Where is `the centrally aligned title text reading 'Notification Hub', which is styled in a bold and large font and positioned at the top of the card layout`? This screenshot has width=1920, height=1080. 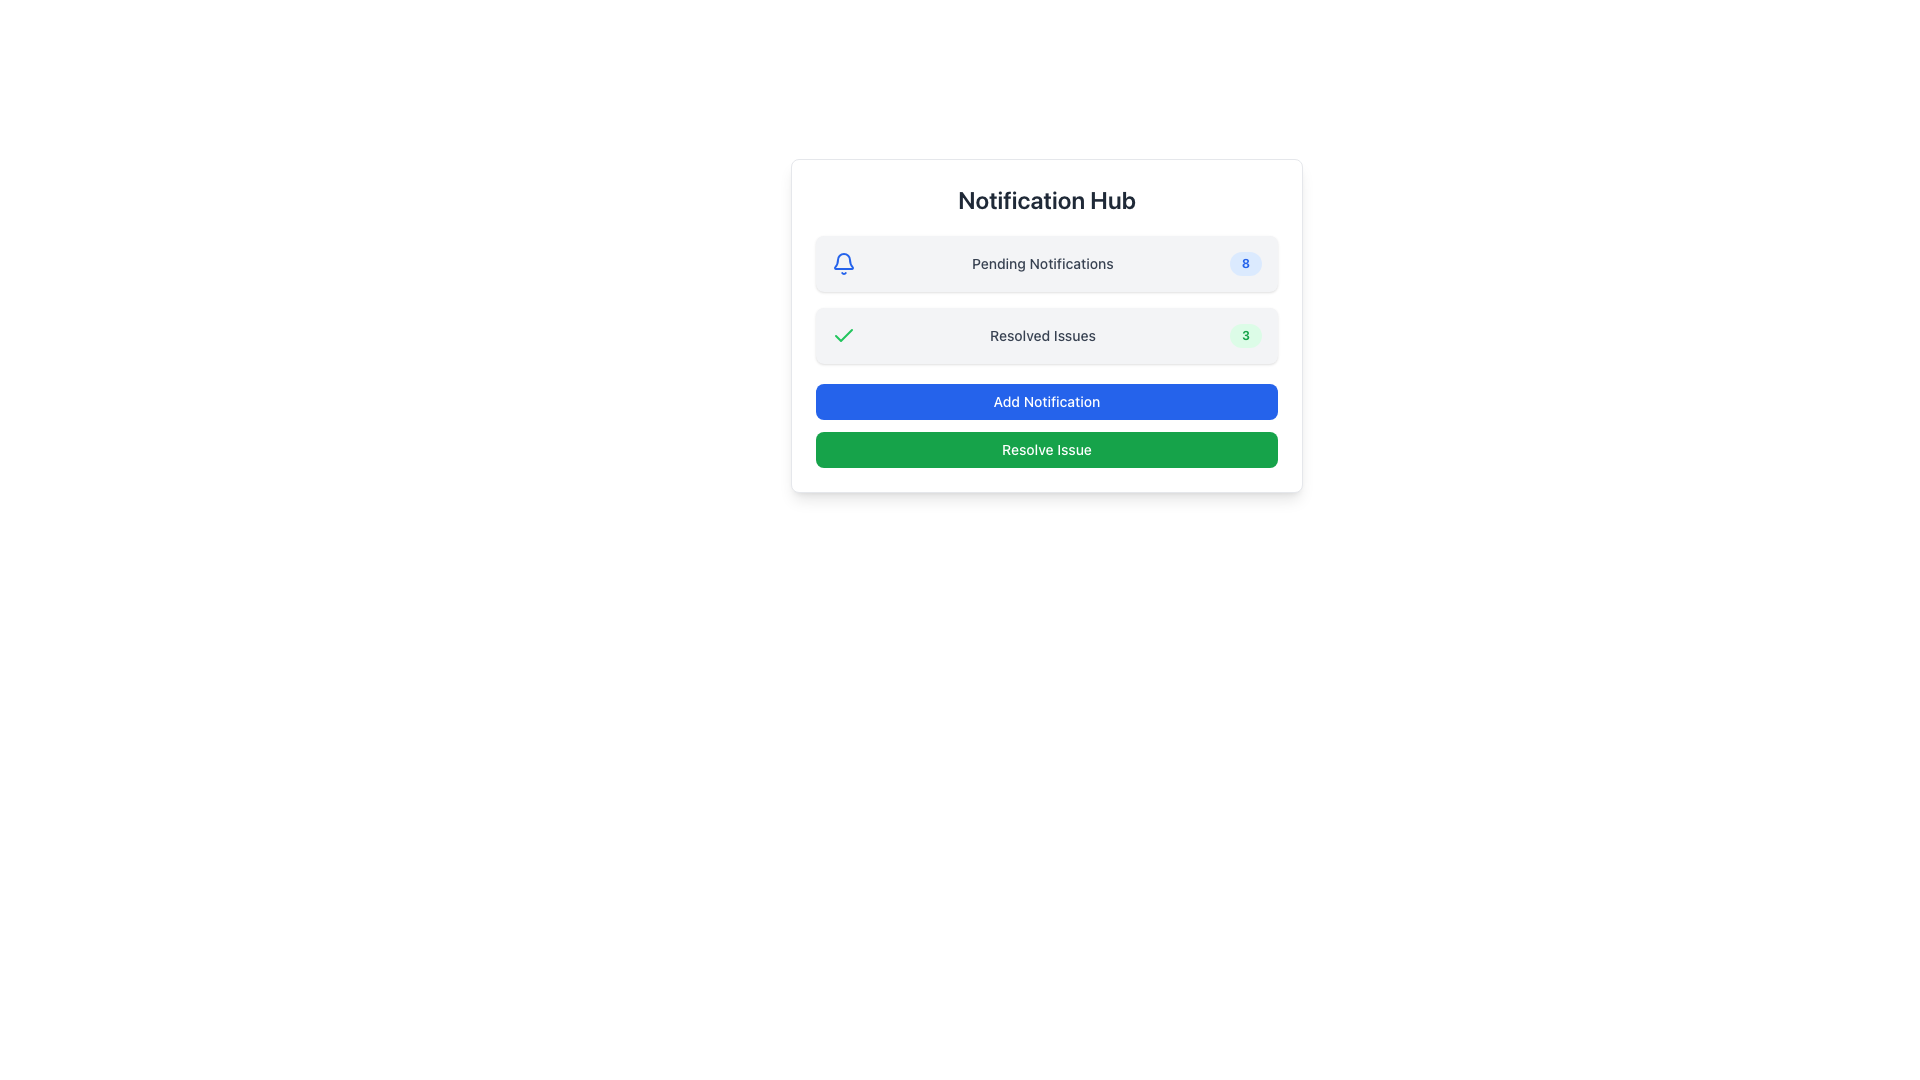 the centrally aligned title text reading 'Notification Hub', which is styled in a bold and large font and positioned at the top of the card layout is located at coordinates (1045, 200).